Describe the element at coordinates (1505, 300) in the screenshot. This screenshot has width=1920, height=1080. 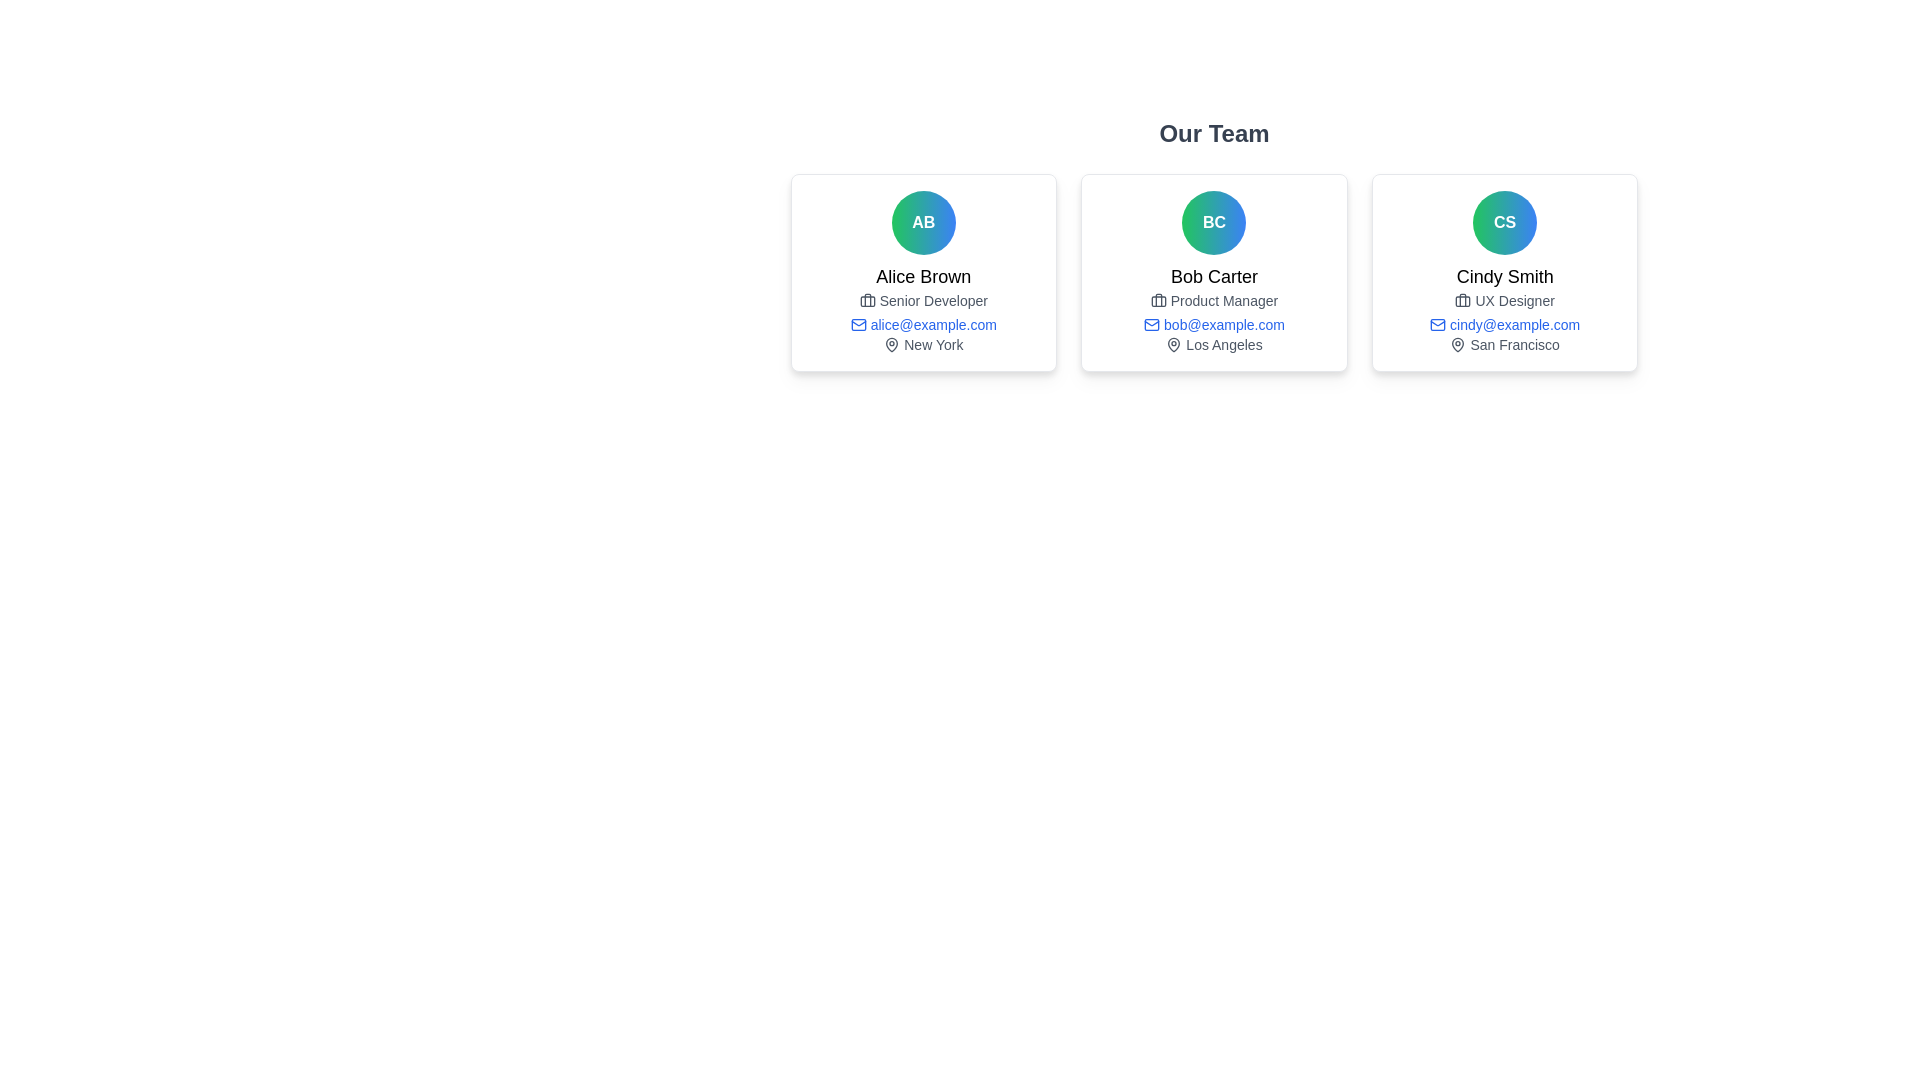
I see `the text label displaying 'UX Designer' which is styled in gray and positioned under Cindy Smith's name within her profile card` at that location.